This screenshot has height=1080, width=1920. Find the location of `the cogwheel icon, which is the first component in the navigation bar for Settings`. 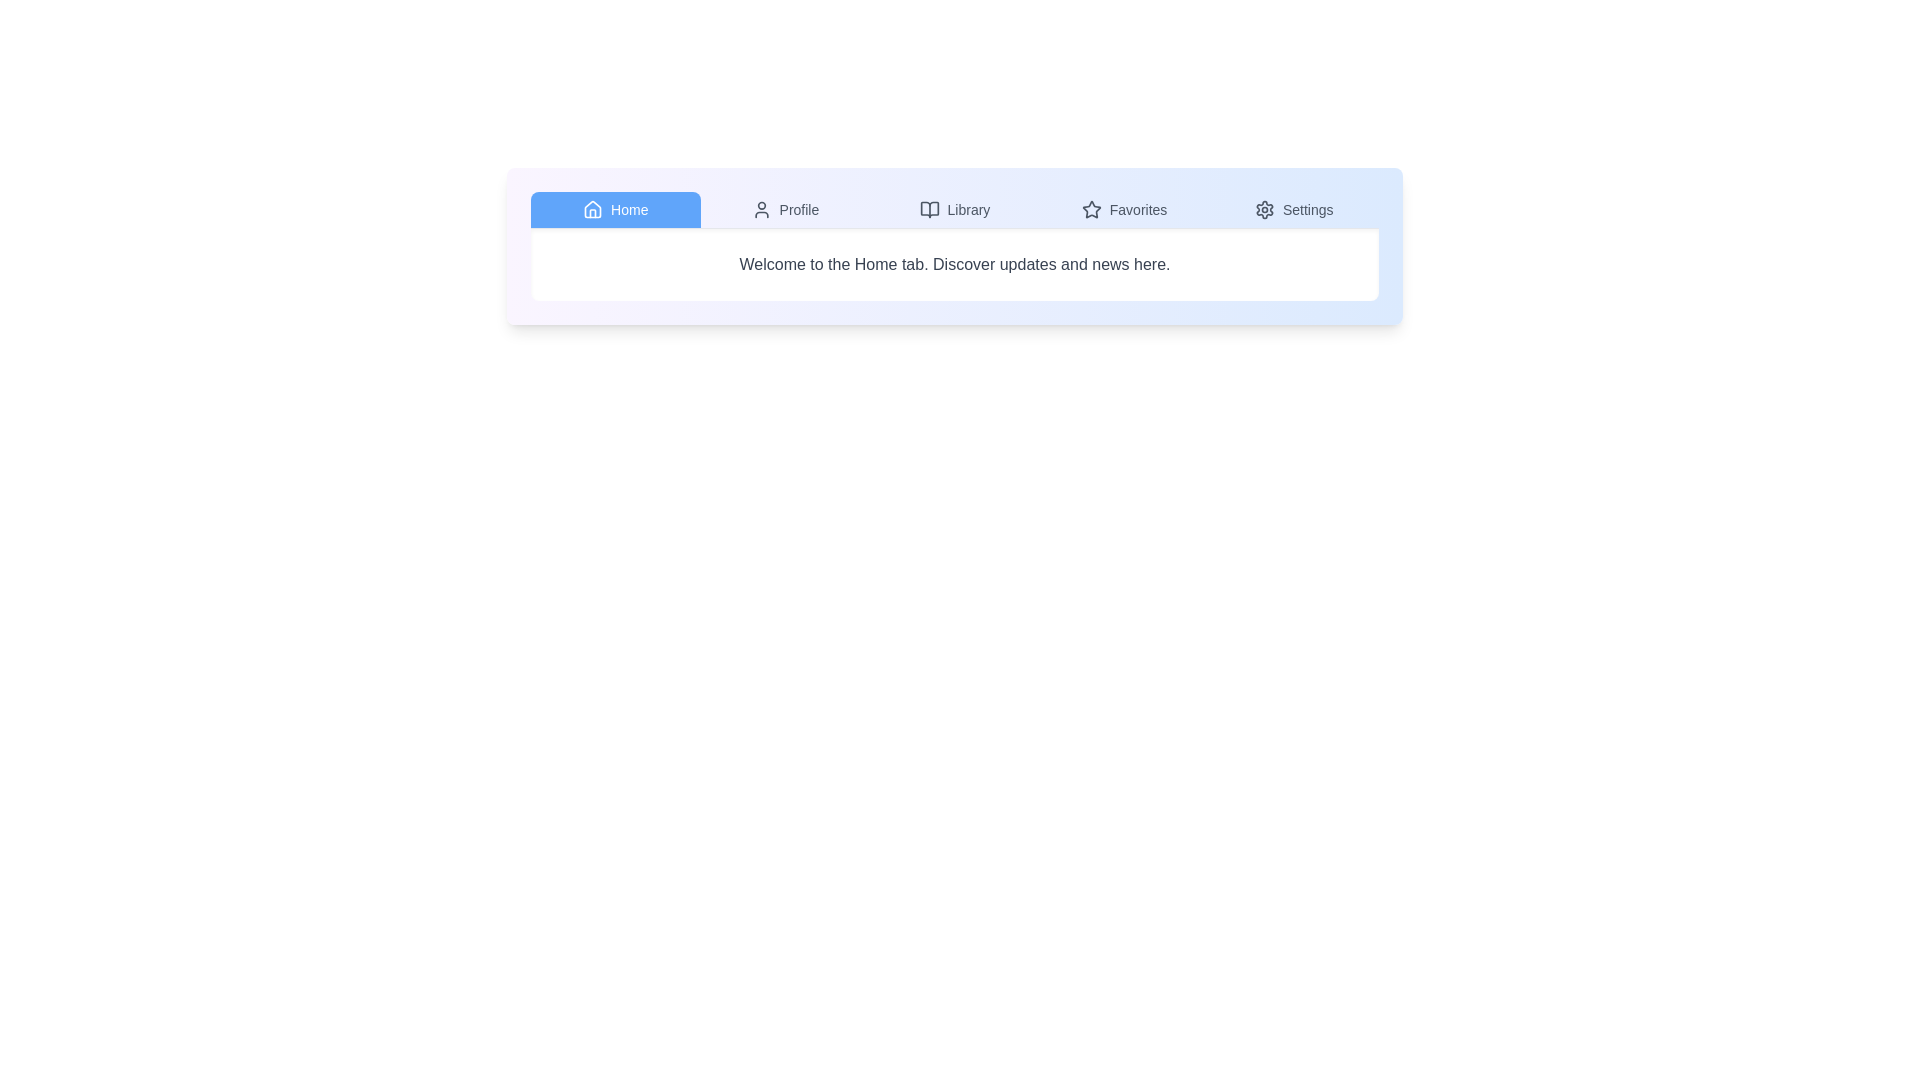

the cogwheel icon, which is the first component in the navigation bar for Settings is located at coordinates (1263, 209).